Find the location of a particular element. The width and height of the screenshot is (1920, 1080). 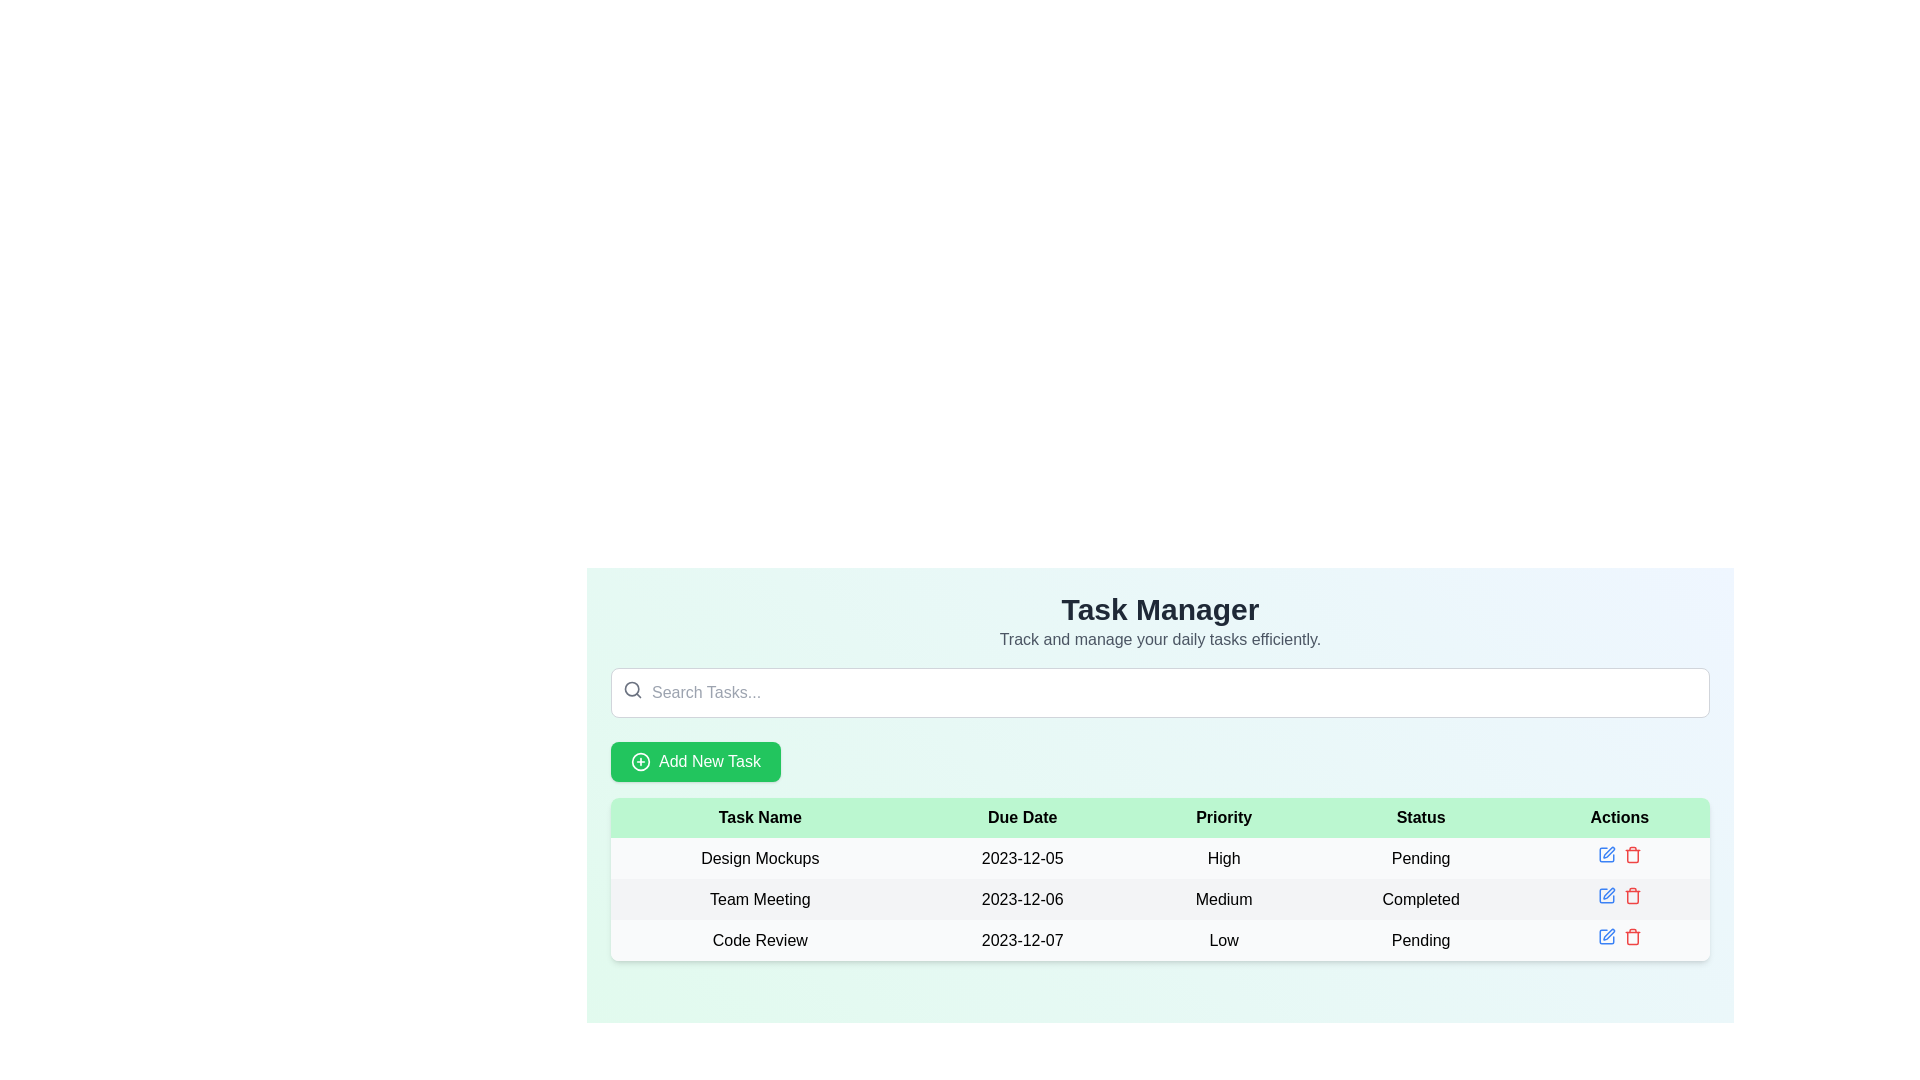

the due date cell for the 'Team Meeting' task in the second column of the data table is located at coordinates (1022, 898).